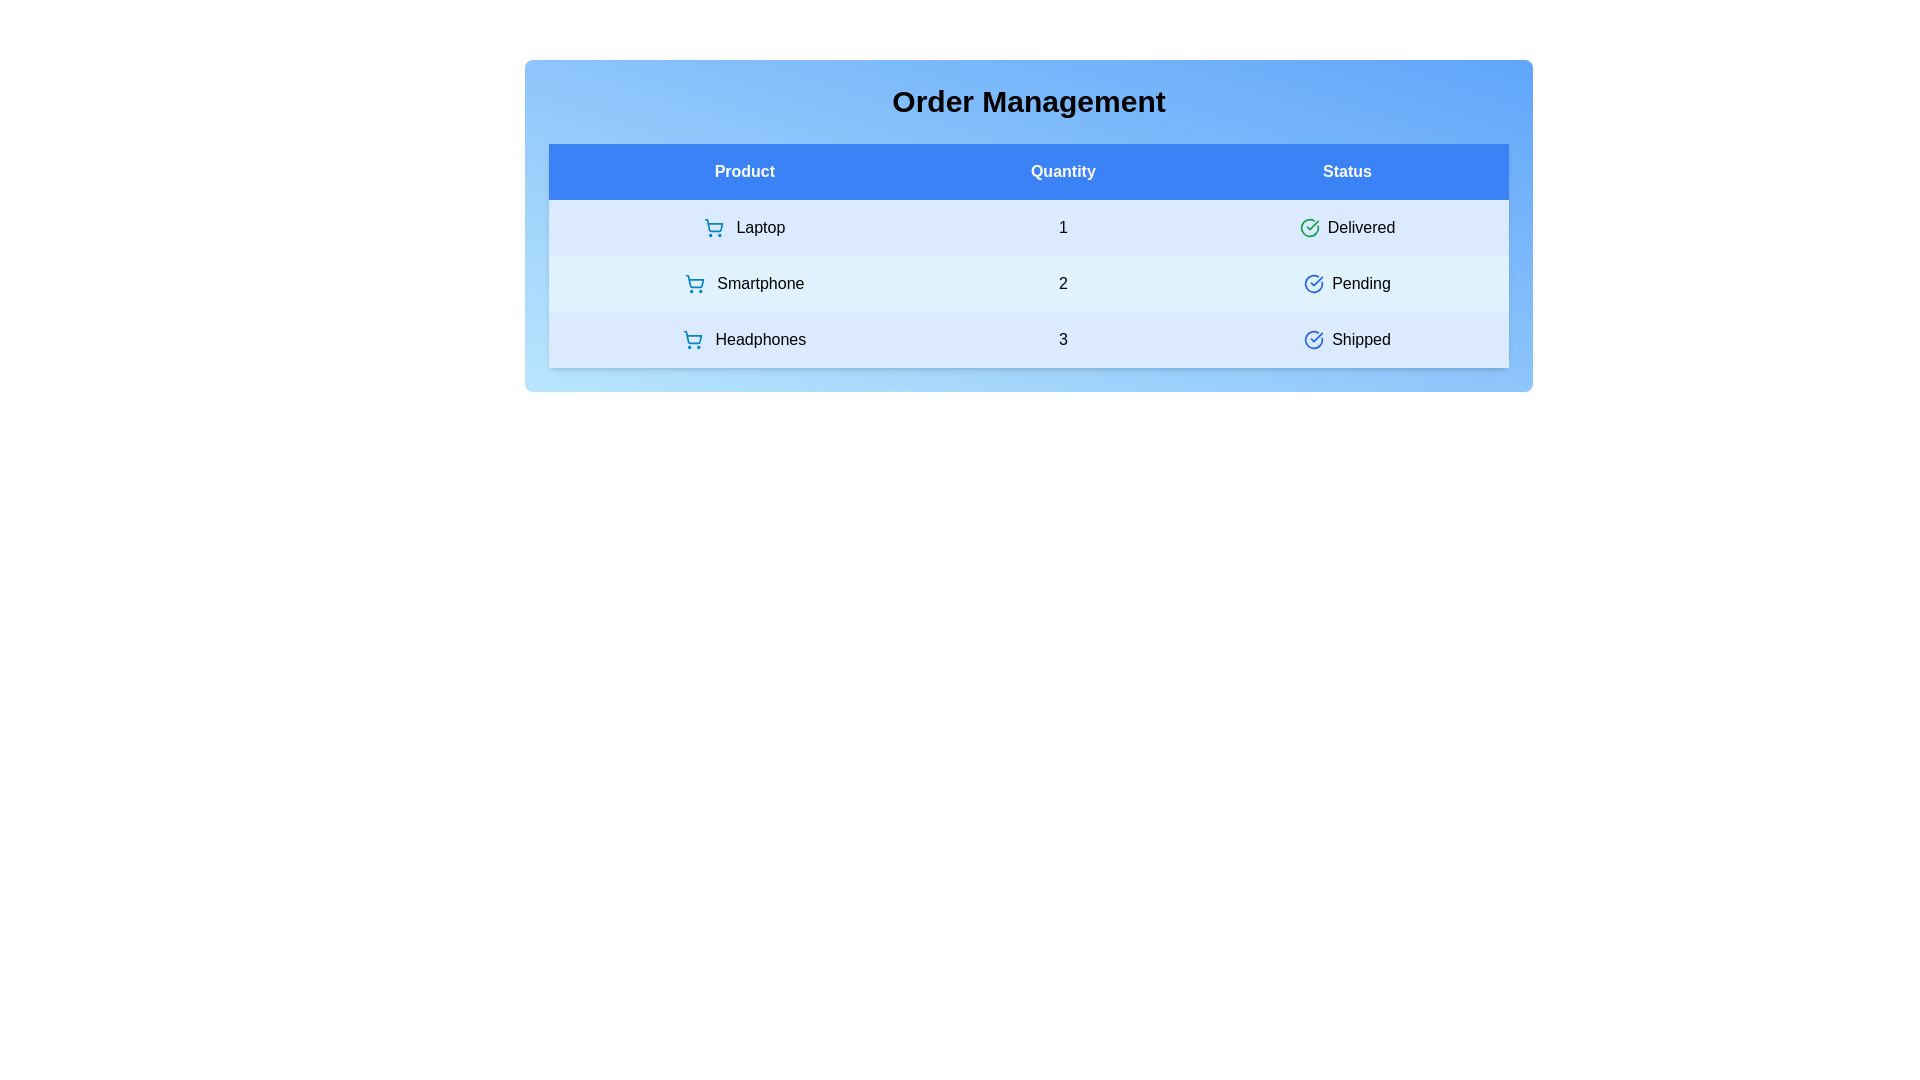 This screenshot has height=1080, width=1920. What do you see at coordinates (1314, 284) in the screenshot?
I see `the status icon for the product Smartphone to view its details` at bounding box center [1314, 284].